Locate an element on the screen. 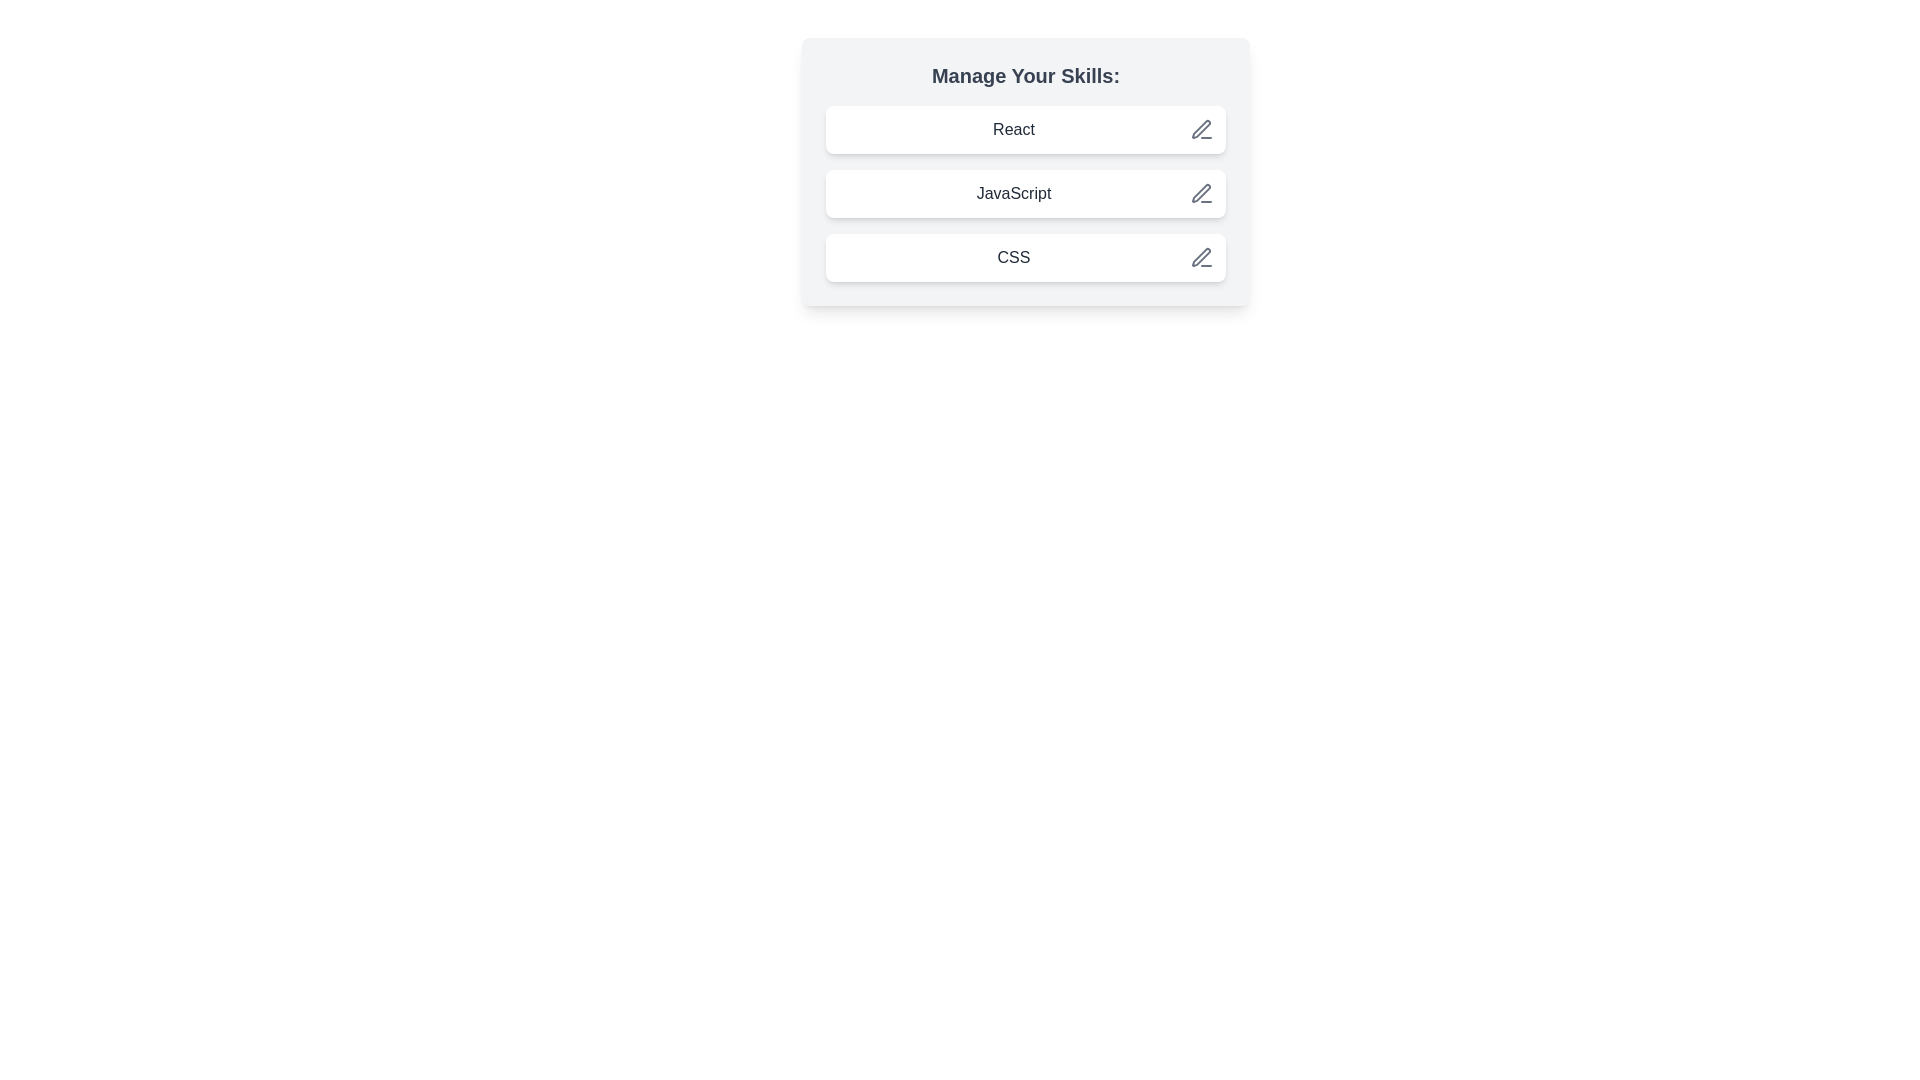  the save button for the chip labeled React is located at coordinates (1200, 130).